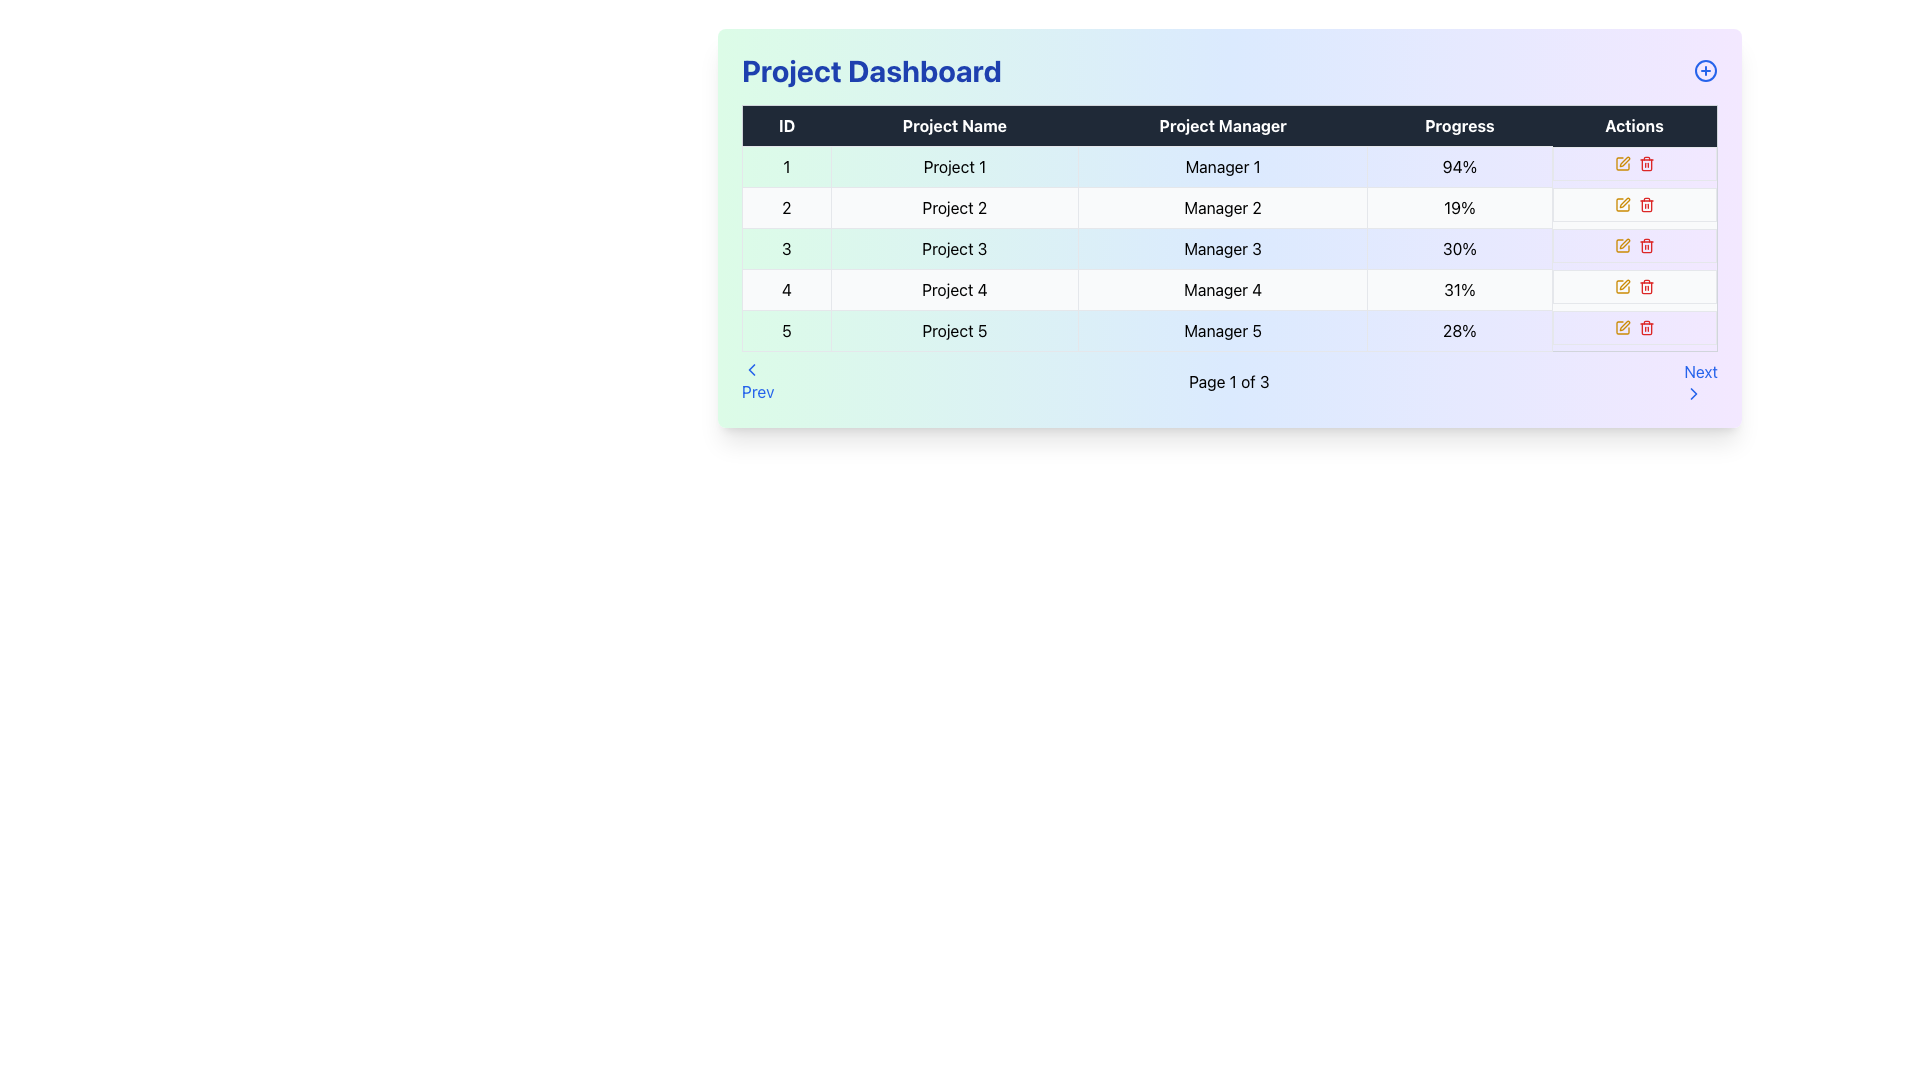  What do you see at coordinates (1459, 165) in the screenshot?
I see `the static text cell displaying '94%' in bold black font, which is located in the fourth column of the first row under the 'Progress' header` at bounding box center [1459, 165].